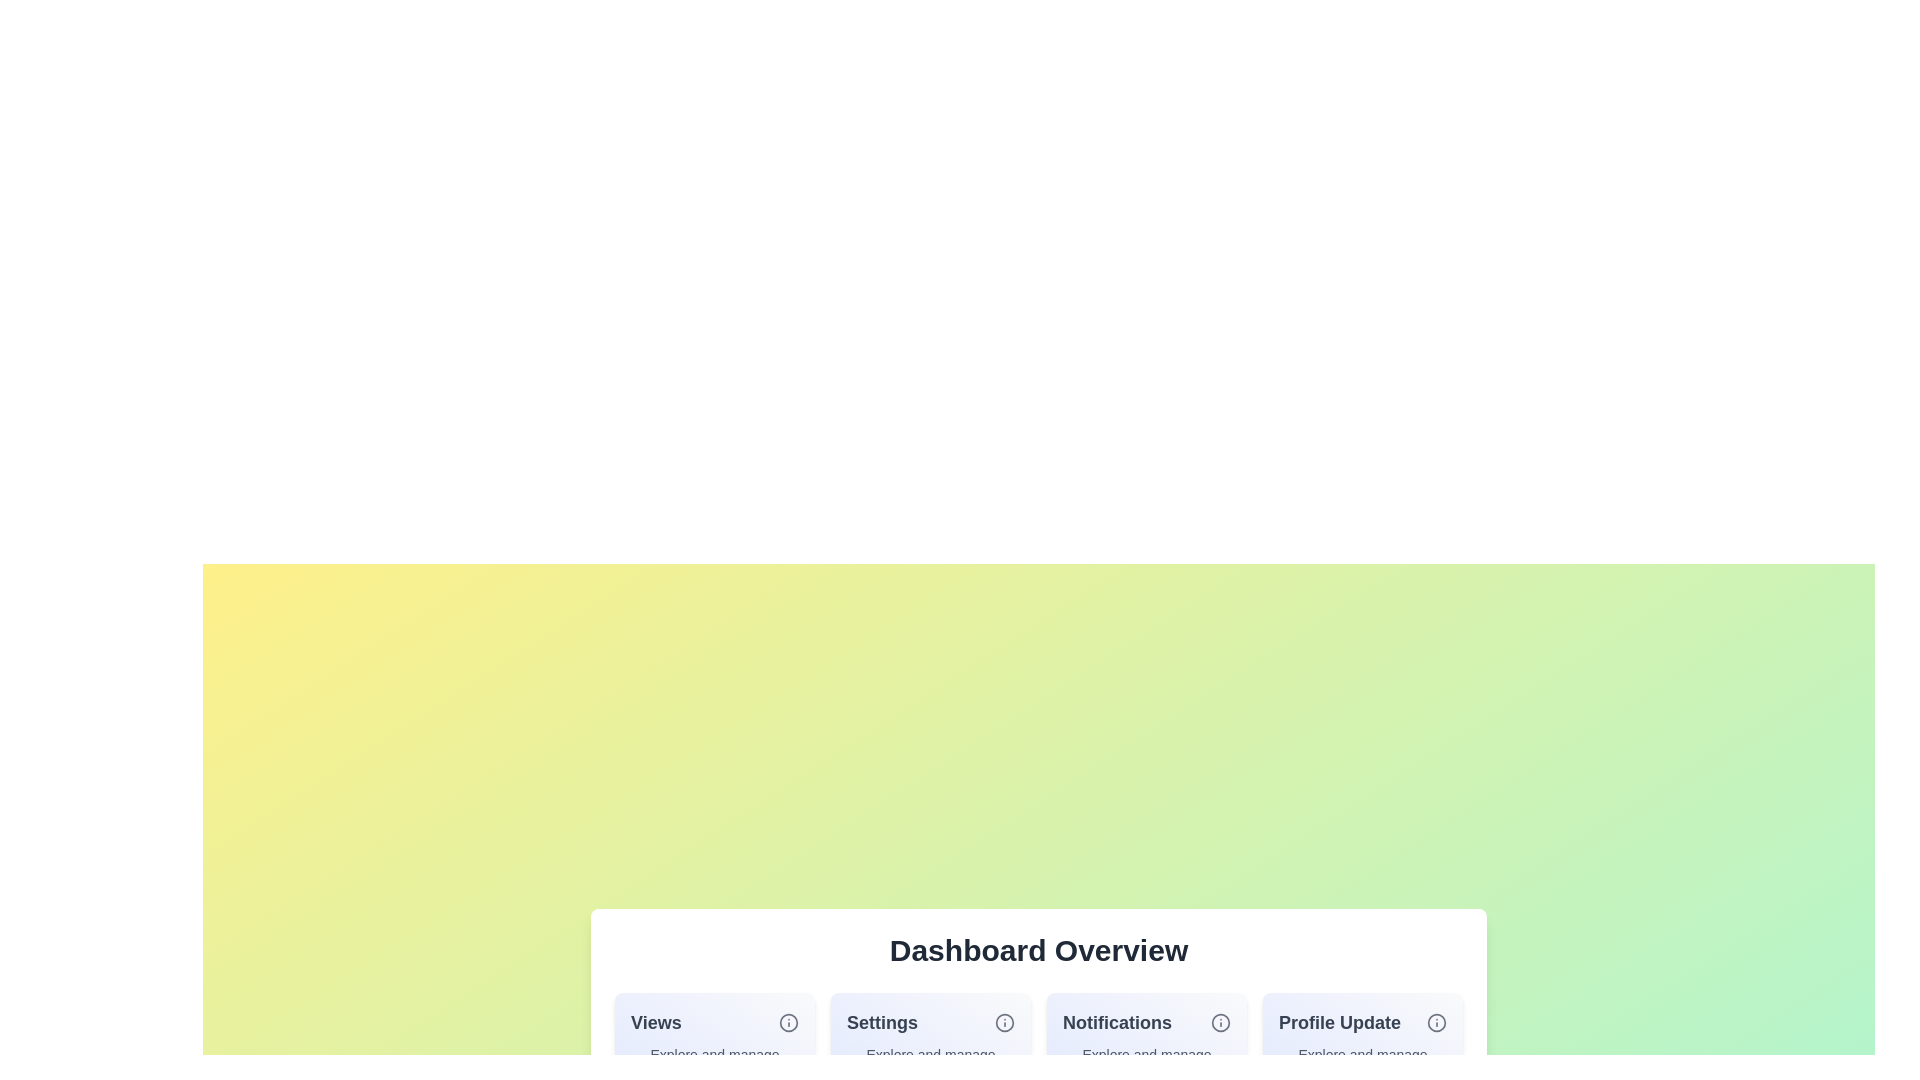 This screenshot has width=1920, height=1080. Describe the element at coordinates (1004, 1022) in the screenshot. I see `the informational icon button located to the right of the 'Settings' text in the horizontal menu under 'Dashboard Overview'` at that location.